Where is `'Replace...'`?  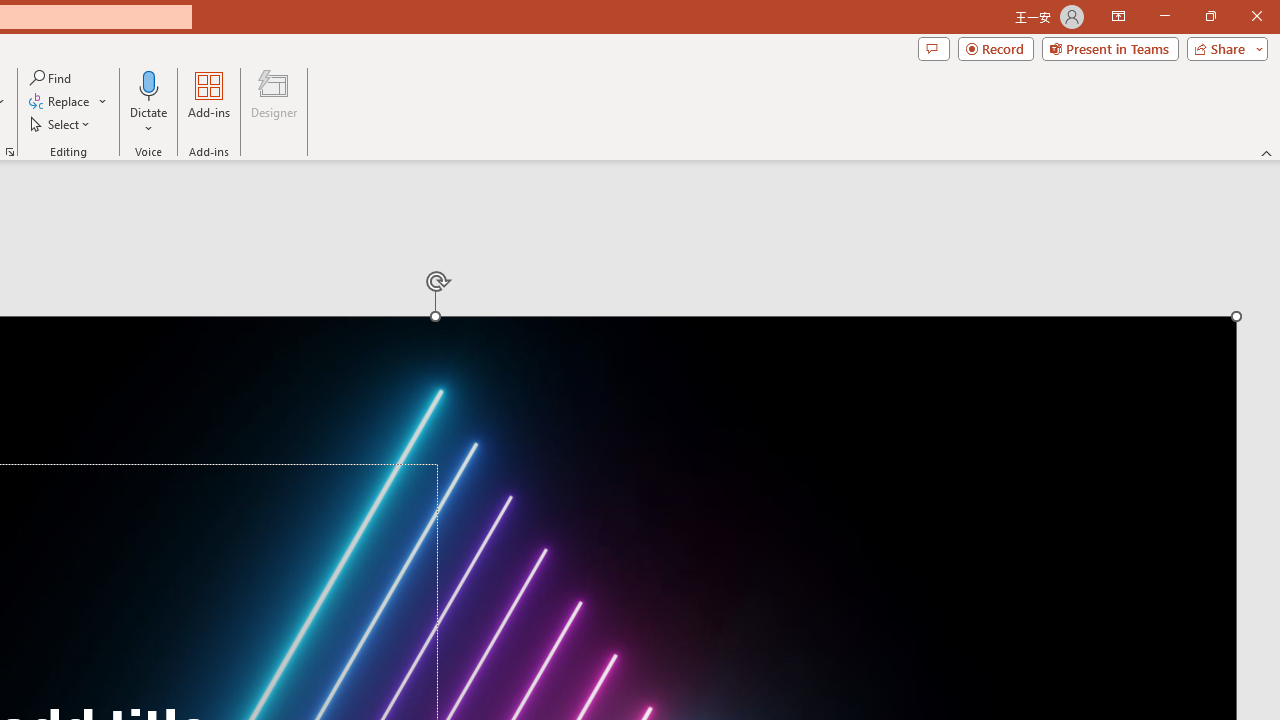 'Replace...' is located at coordinates (60, 101).